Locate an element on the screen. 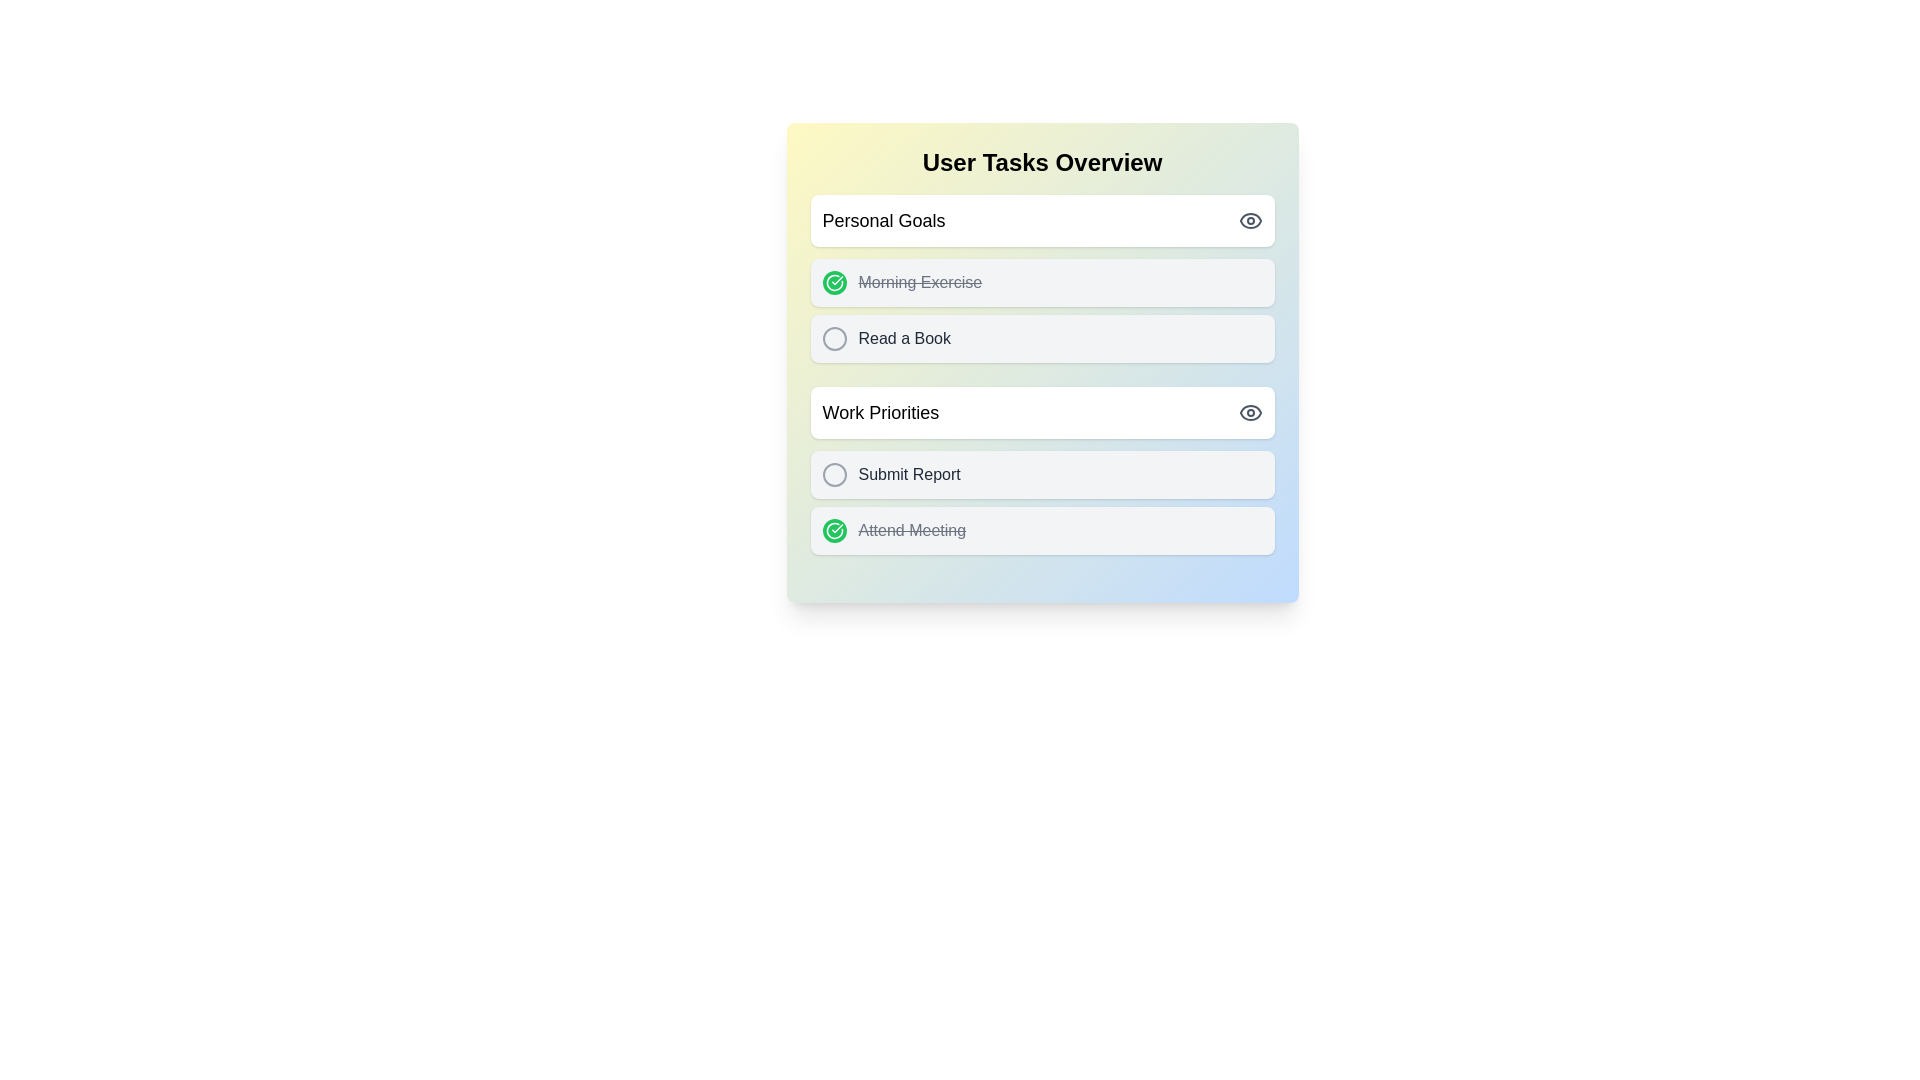  the completion icon for the 'Morning Exercise' task located in the 'Personal Goals' section is located at coordinates (834, 282).